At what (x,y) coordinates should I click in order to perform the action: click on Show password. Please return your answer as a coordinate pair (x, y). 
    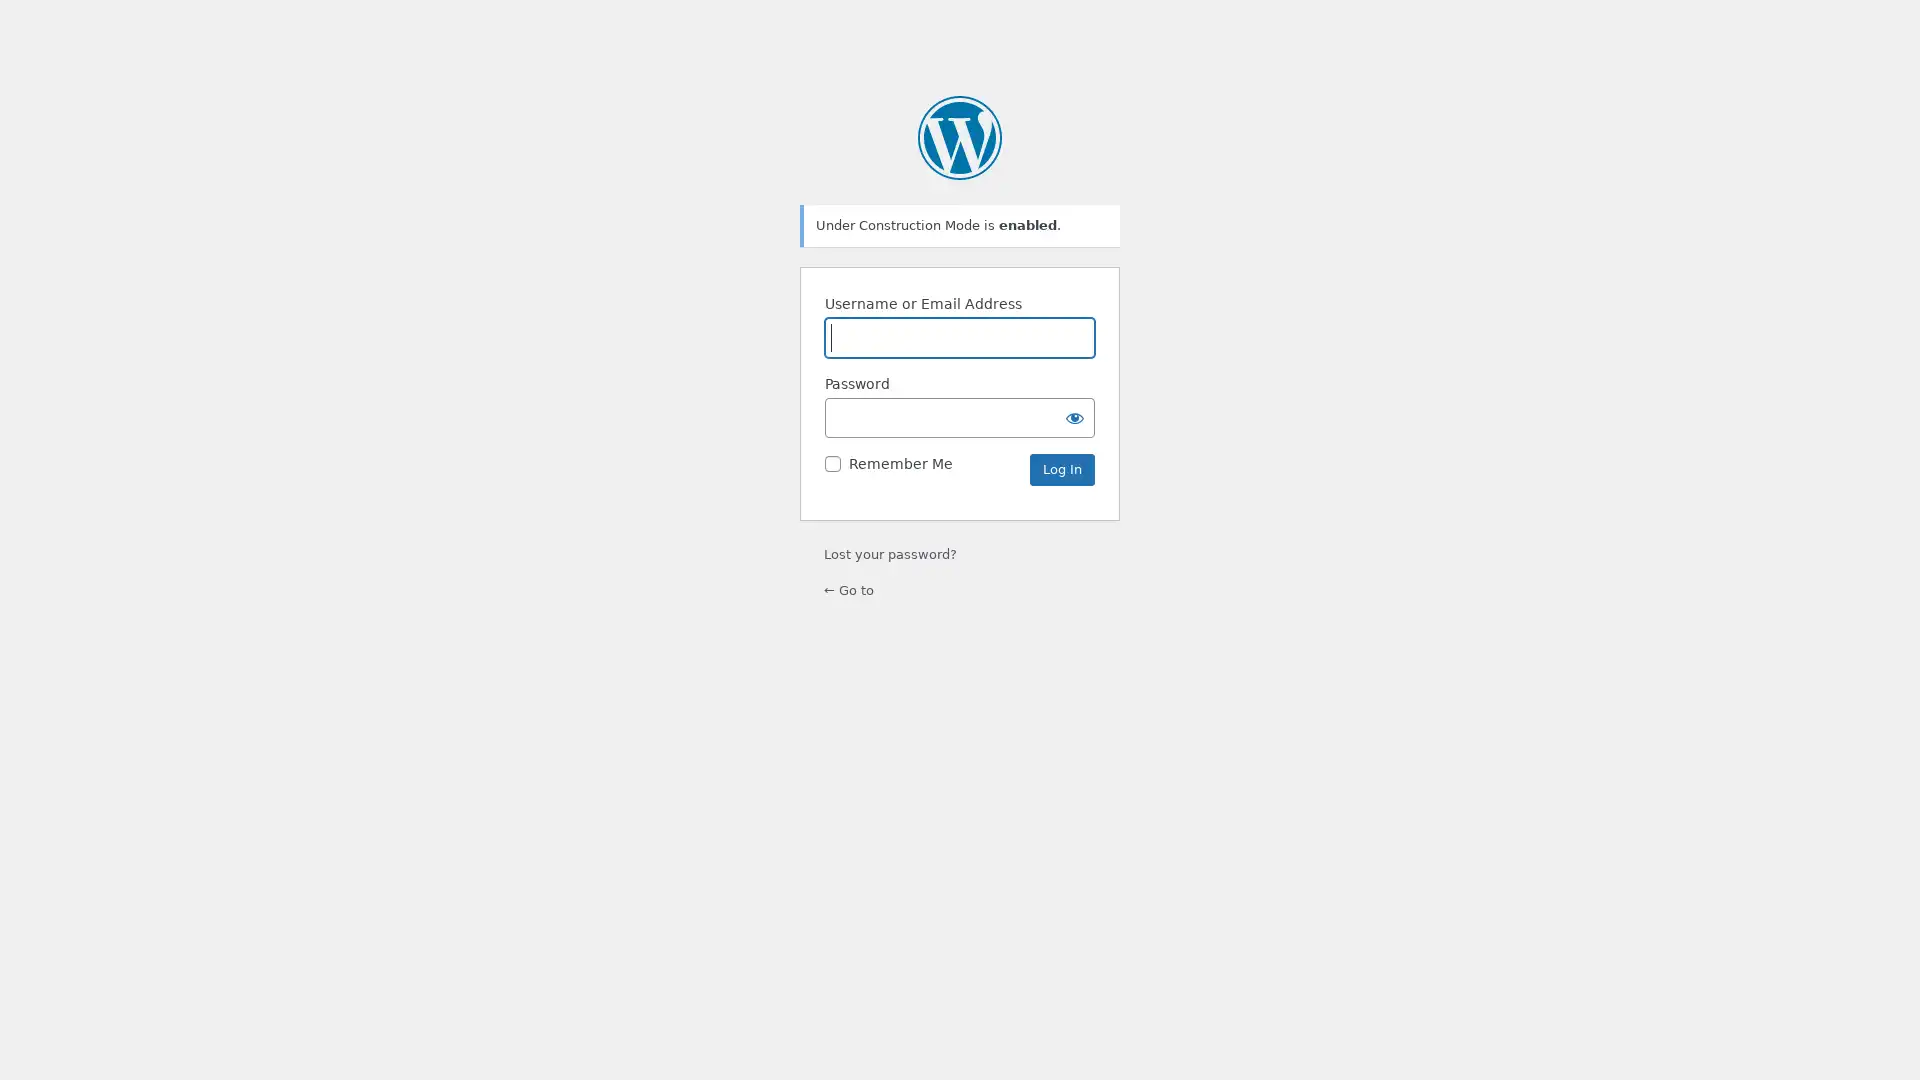
    Looking at the image, I should click on (1074, 416).